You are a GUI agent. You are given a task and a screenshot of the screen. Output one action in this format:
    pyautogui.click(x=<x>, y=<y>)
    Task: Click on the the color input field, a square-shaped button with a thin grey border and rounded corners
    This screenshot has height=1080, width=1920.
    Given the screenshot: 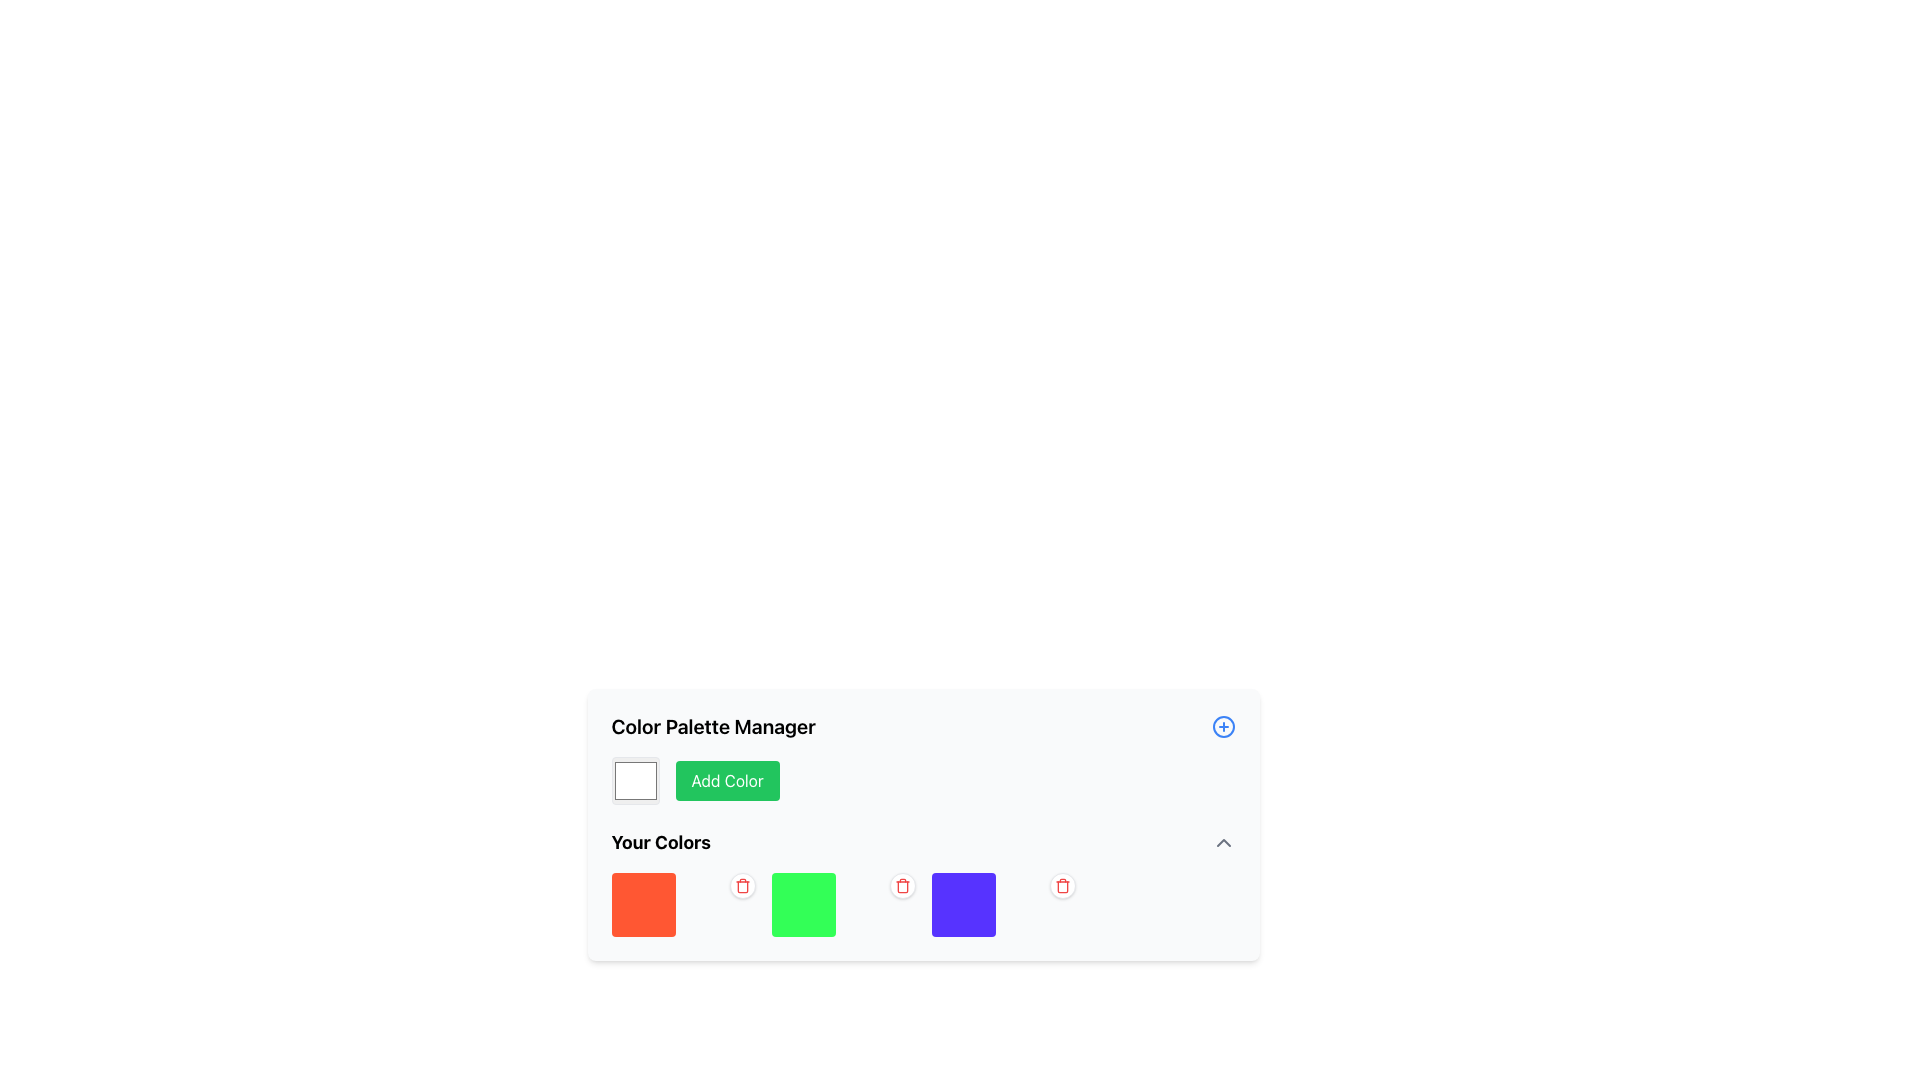 What is the action you would take?
    pyautogui.click(x=634, y=779)
    